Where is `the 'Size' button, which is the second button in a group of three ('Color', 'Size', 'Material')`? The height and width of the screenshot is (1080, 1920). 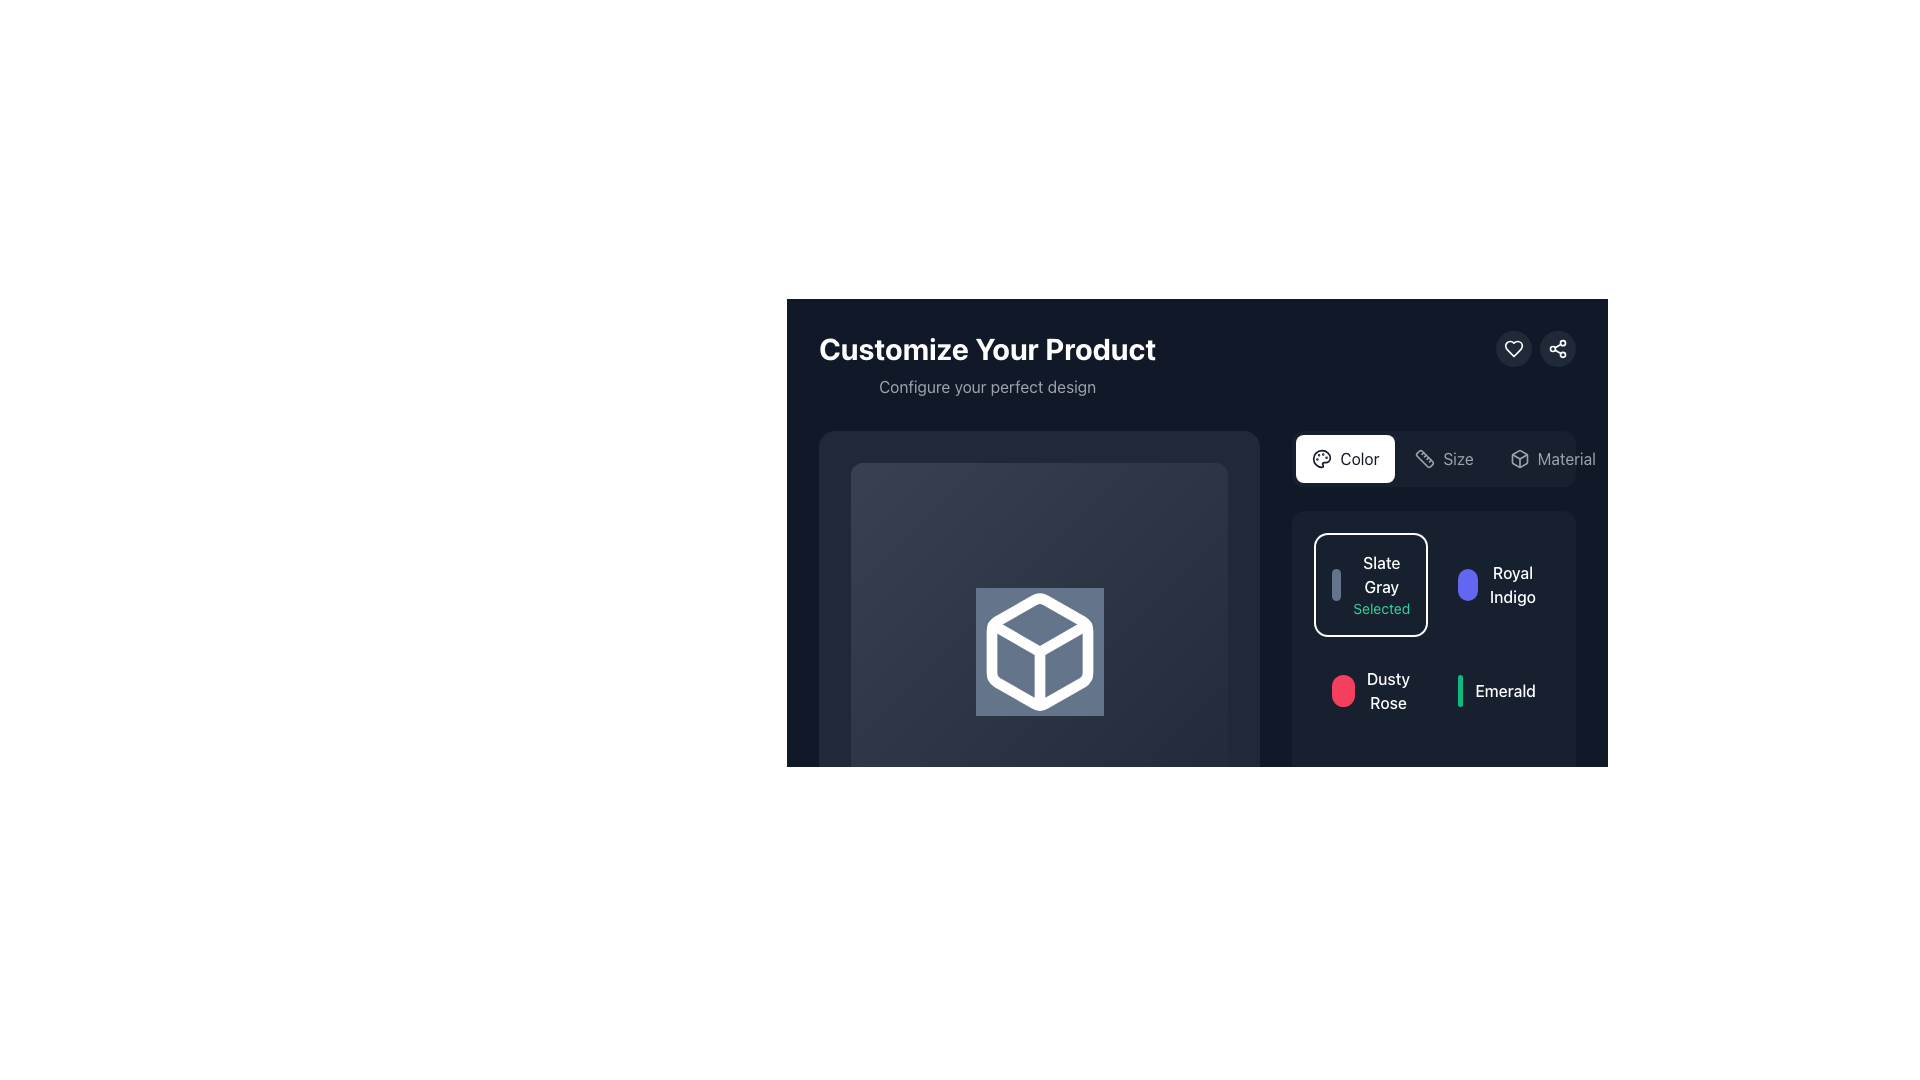 the 'Size' button, which is the second button in a group of three ('Color', 'Size', 'Material') is located at coordinates (1444, 459).